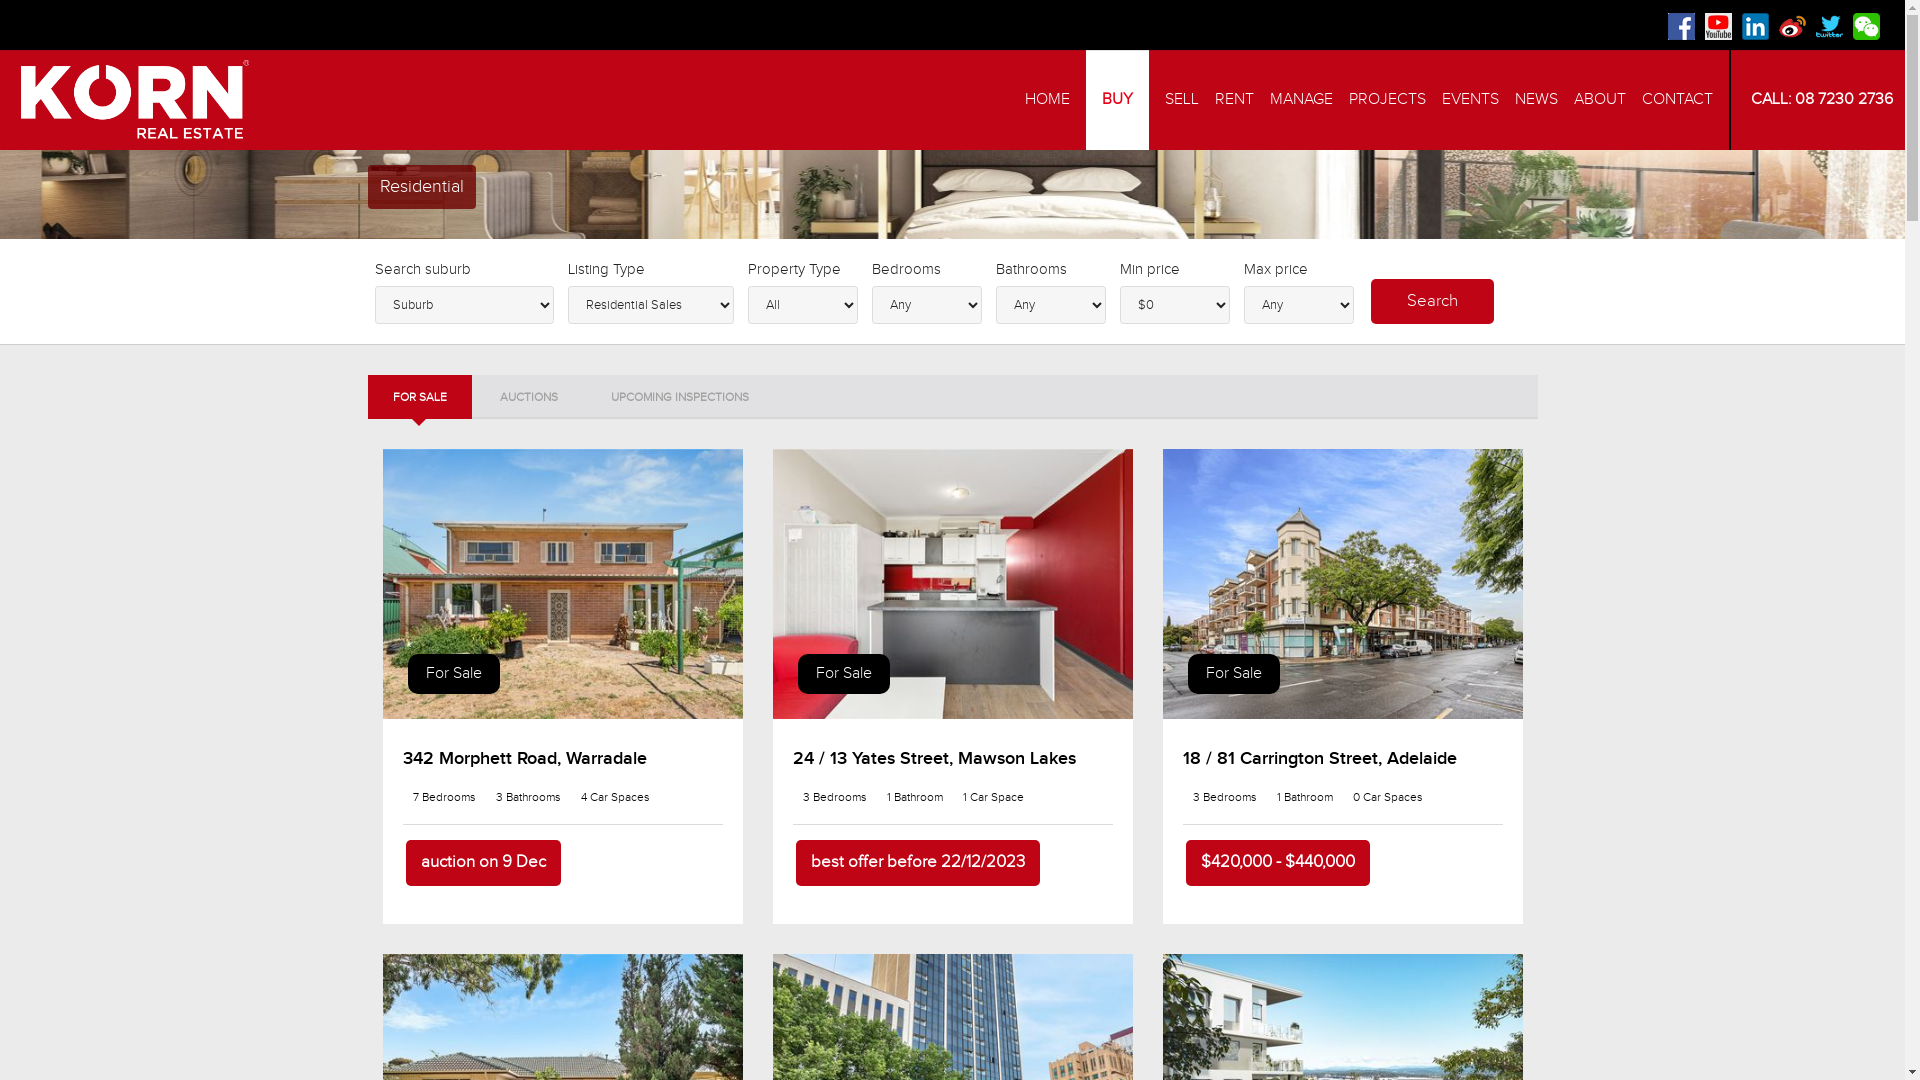 The image size is (1920, 1080). What do you see at coordinates (1598, 100) in the screenshot?
I see `'ABOUT'` at bounding box center [1598, 100].